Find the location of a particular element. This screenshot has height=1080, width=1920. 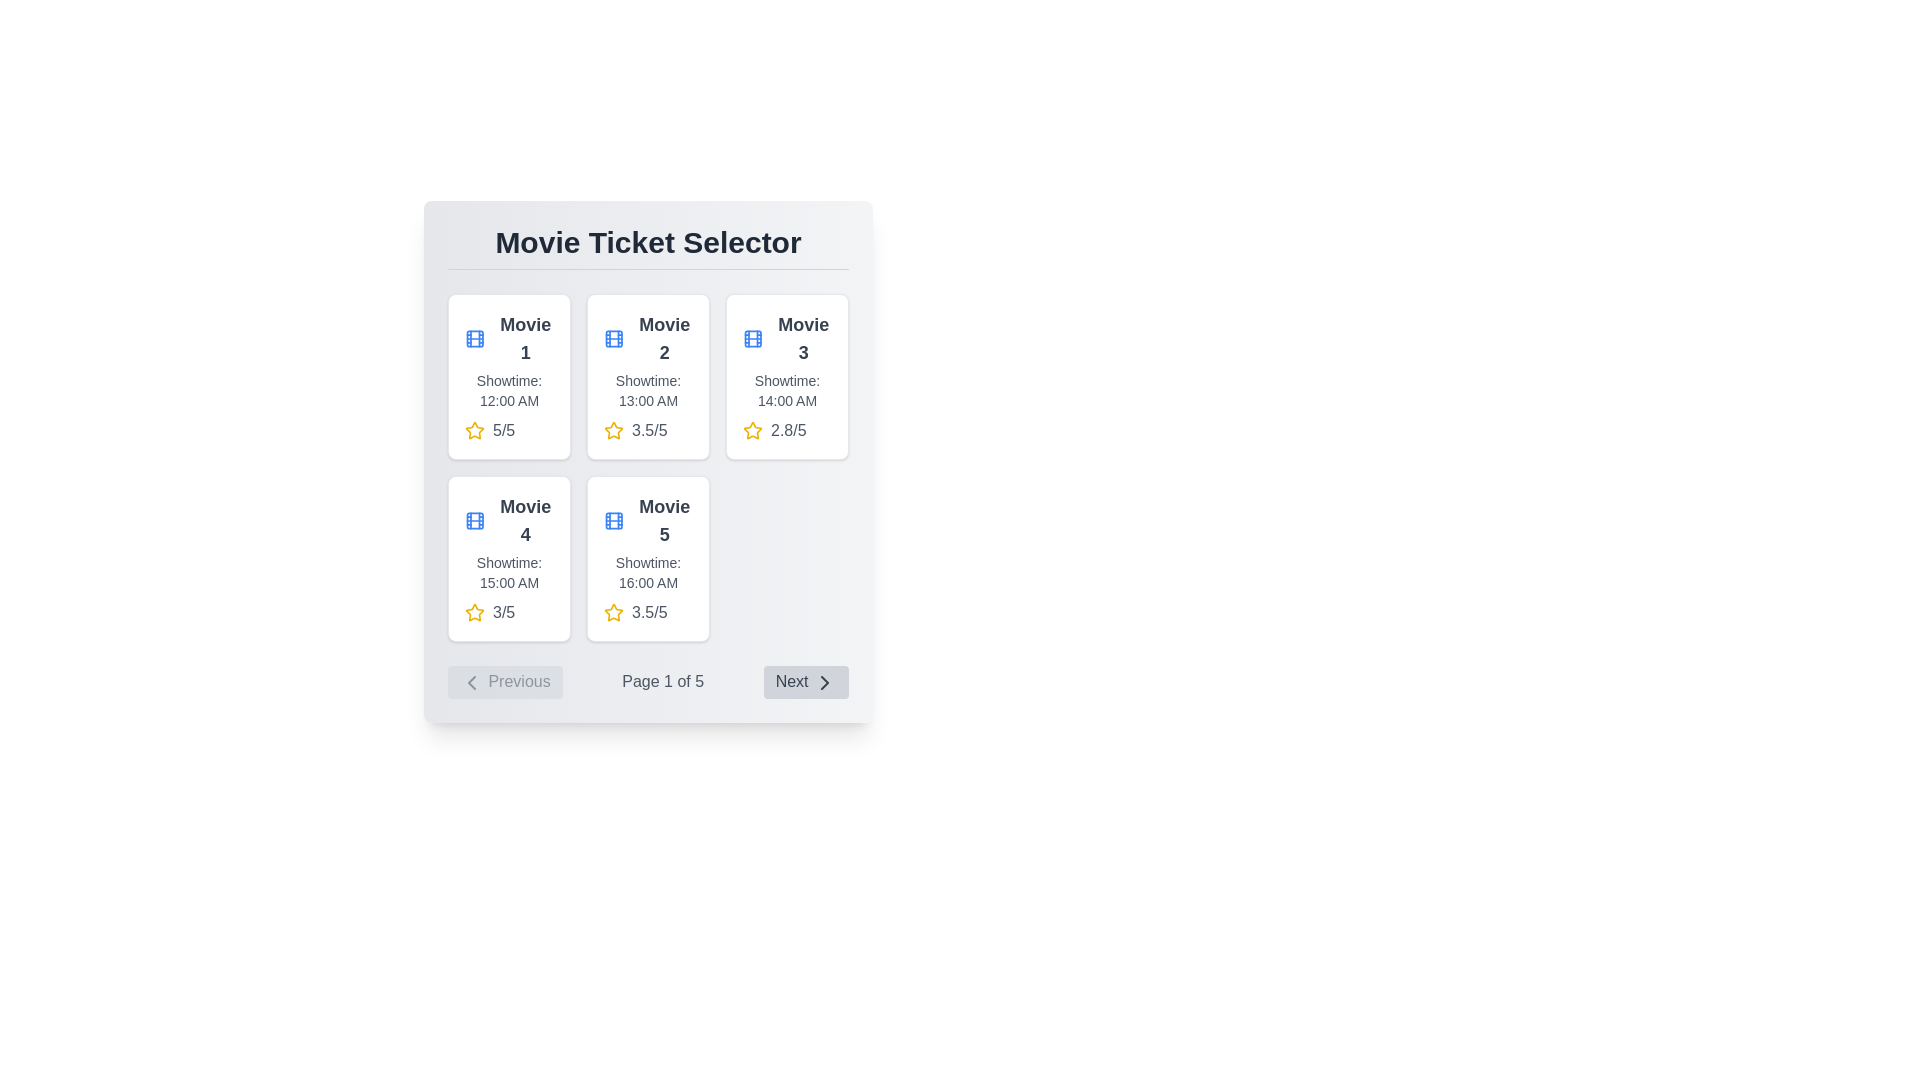

text content of the element displaying 'Movie 4' in bold gray font, located in the second row, first column of the grid layout is located at coordinates (525, 519).